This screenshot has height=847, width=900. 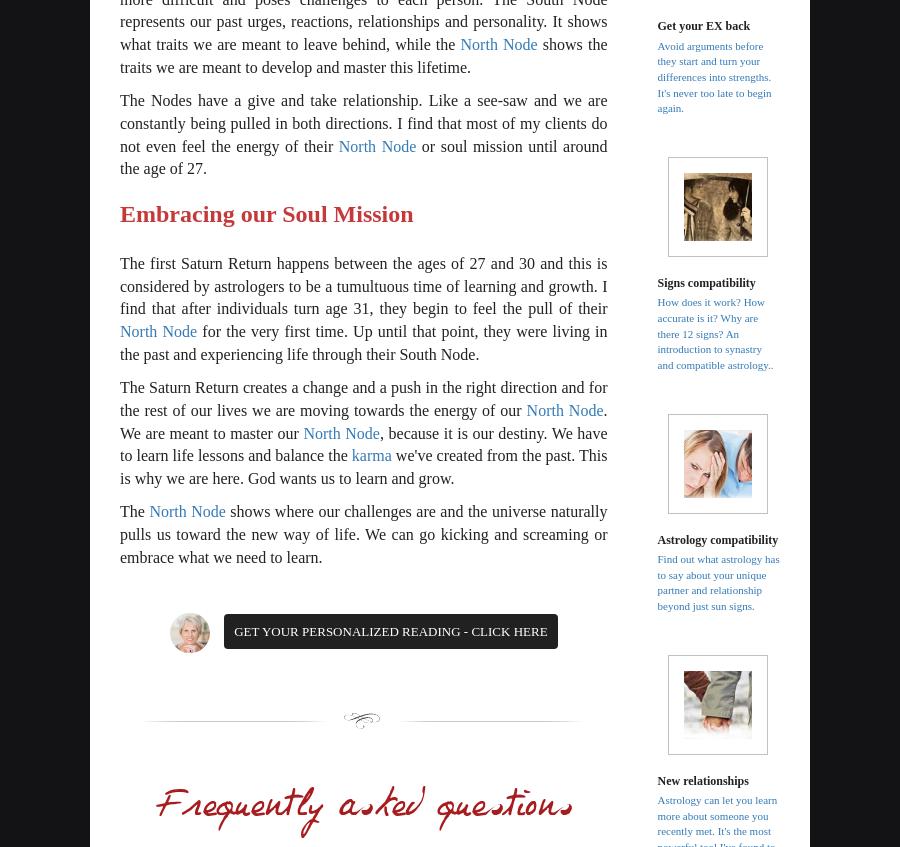 I want to click on 'or soul mission until around the age of 27.', so click(x=363, y=156).